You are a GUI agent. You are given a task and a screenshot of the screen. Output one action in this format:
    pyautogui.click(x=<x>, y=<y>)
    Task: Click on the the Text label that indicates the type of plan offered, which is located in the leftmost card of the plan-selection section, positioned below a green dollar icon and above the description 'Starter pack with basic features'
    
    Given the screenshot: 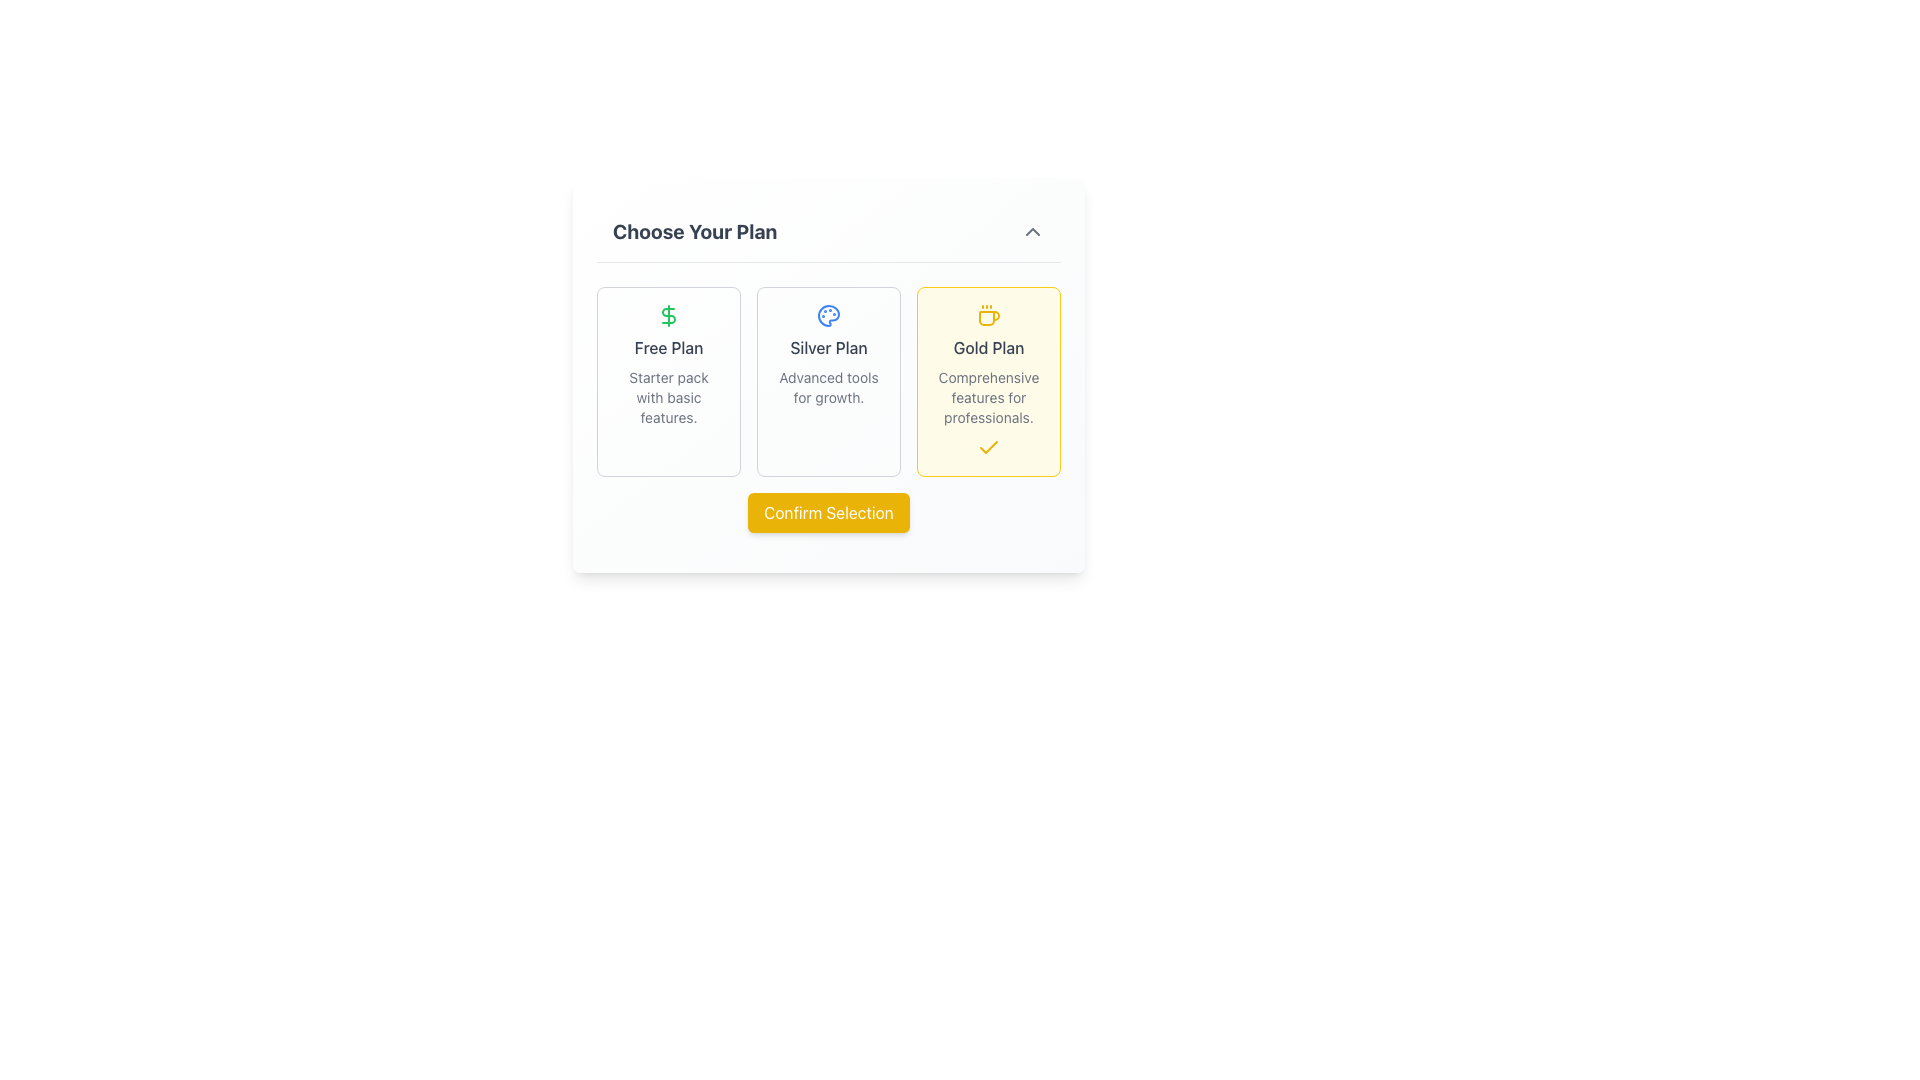 What is the action you would take?
    pyautogui.click(x=668, y=346)
    